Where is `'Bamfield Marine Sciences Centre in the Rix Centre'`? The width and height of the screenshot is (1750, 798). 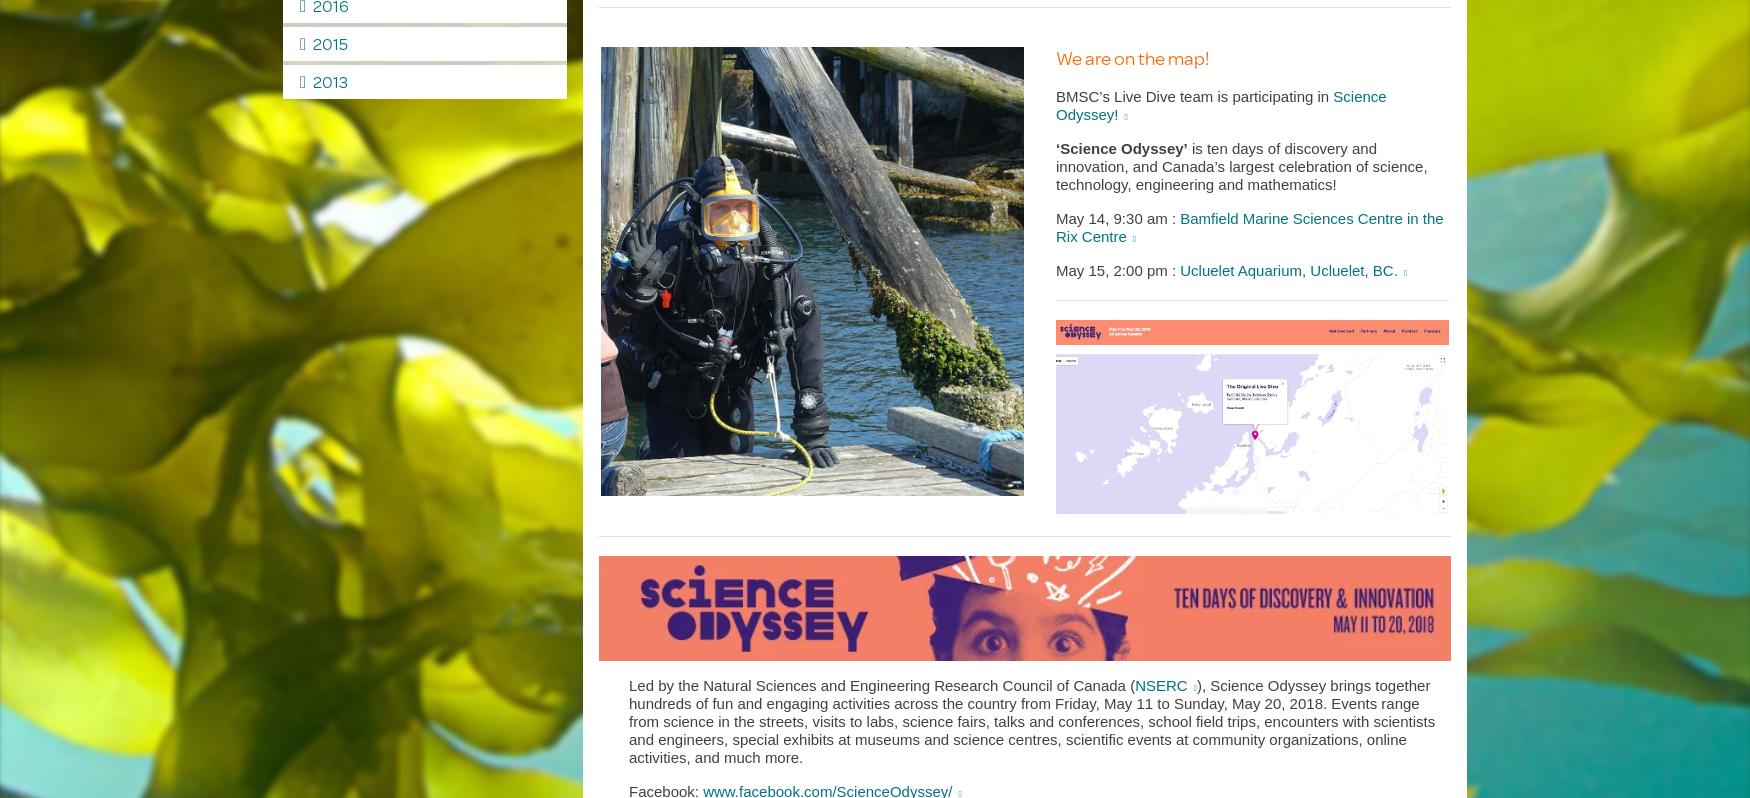 'Bamfield Marine Sciences Centre in the Rix Centre' is located at coordinates (1249, 226).